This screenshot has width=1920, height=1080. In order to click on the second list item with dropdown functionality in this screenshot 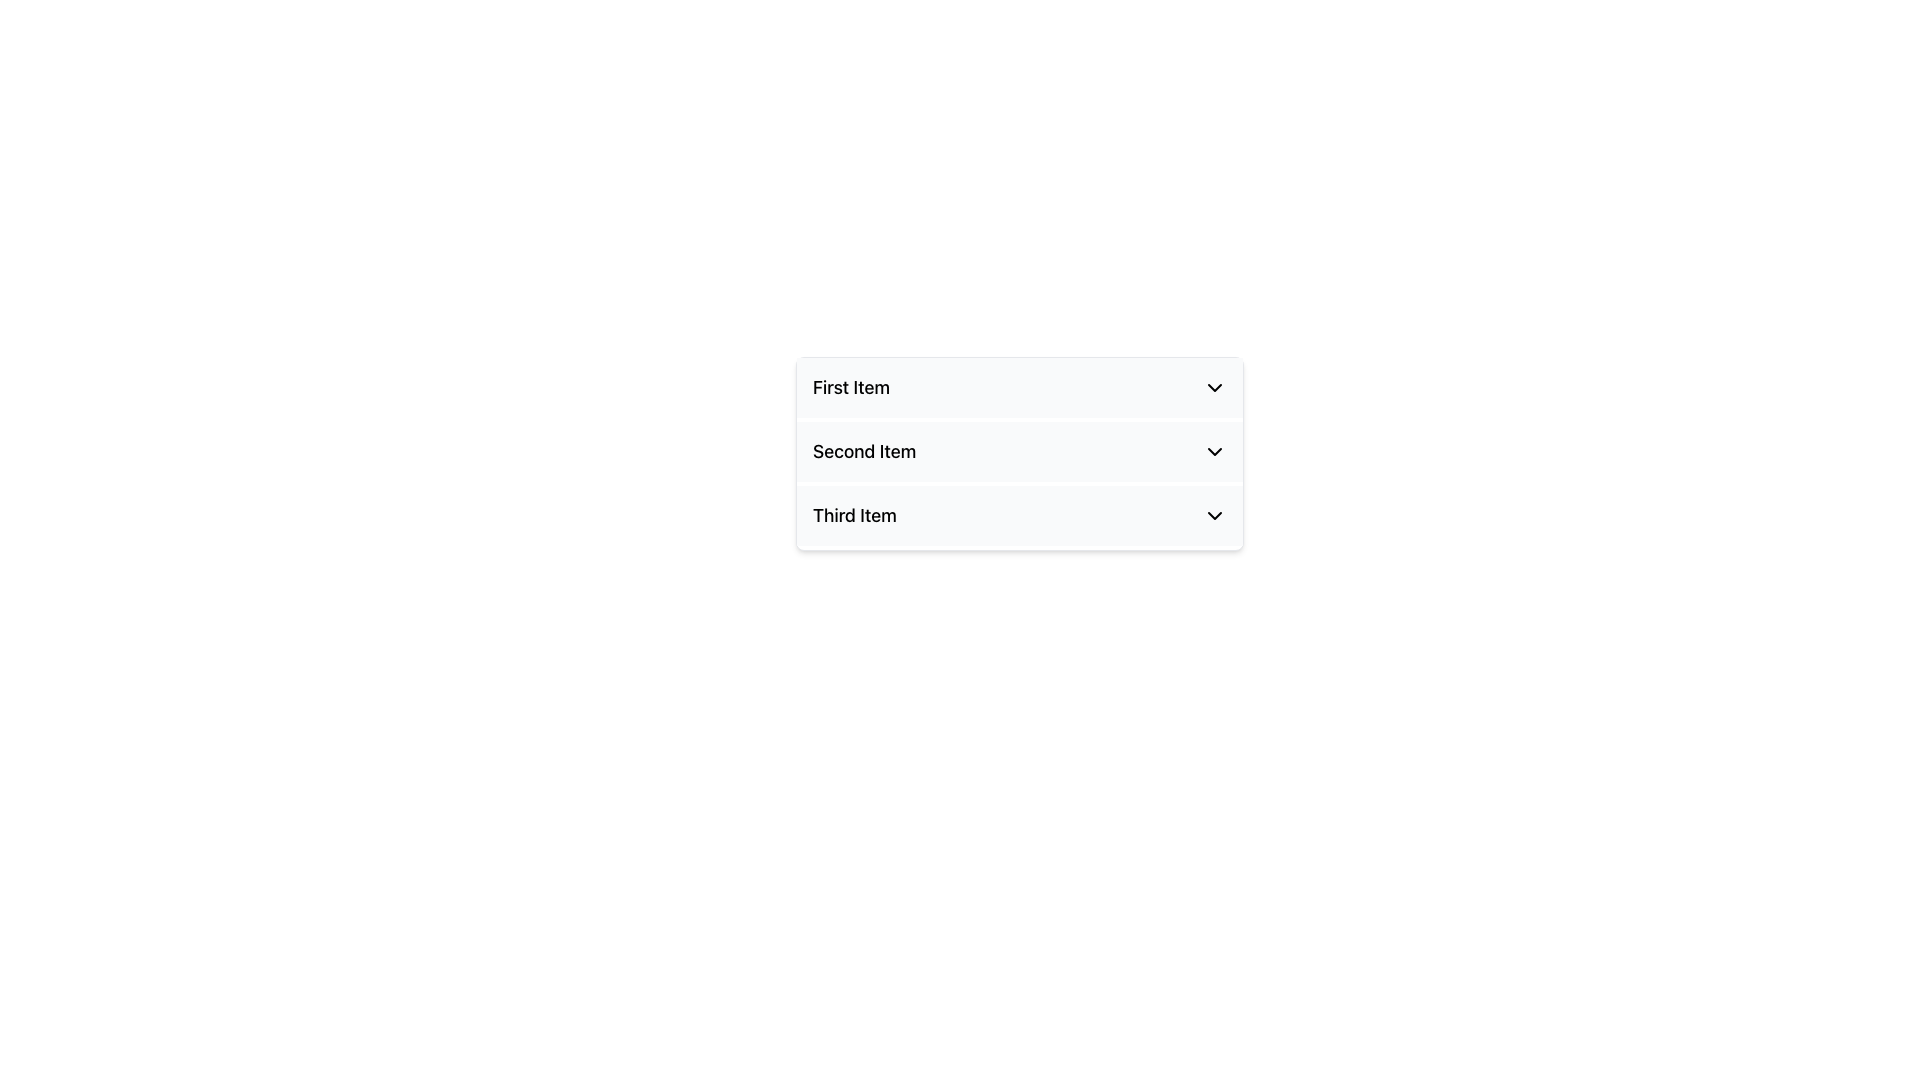, I will do `click(1019, 451)`.